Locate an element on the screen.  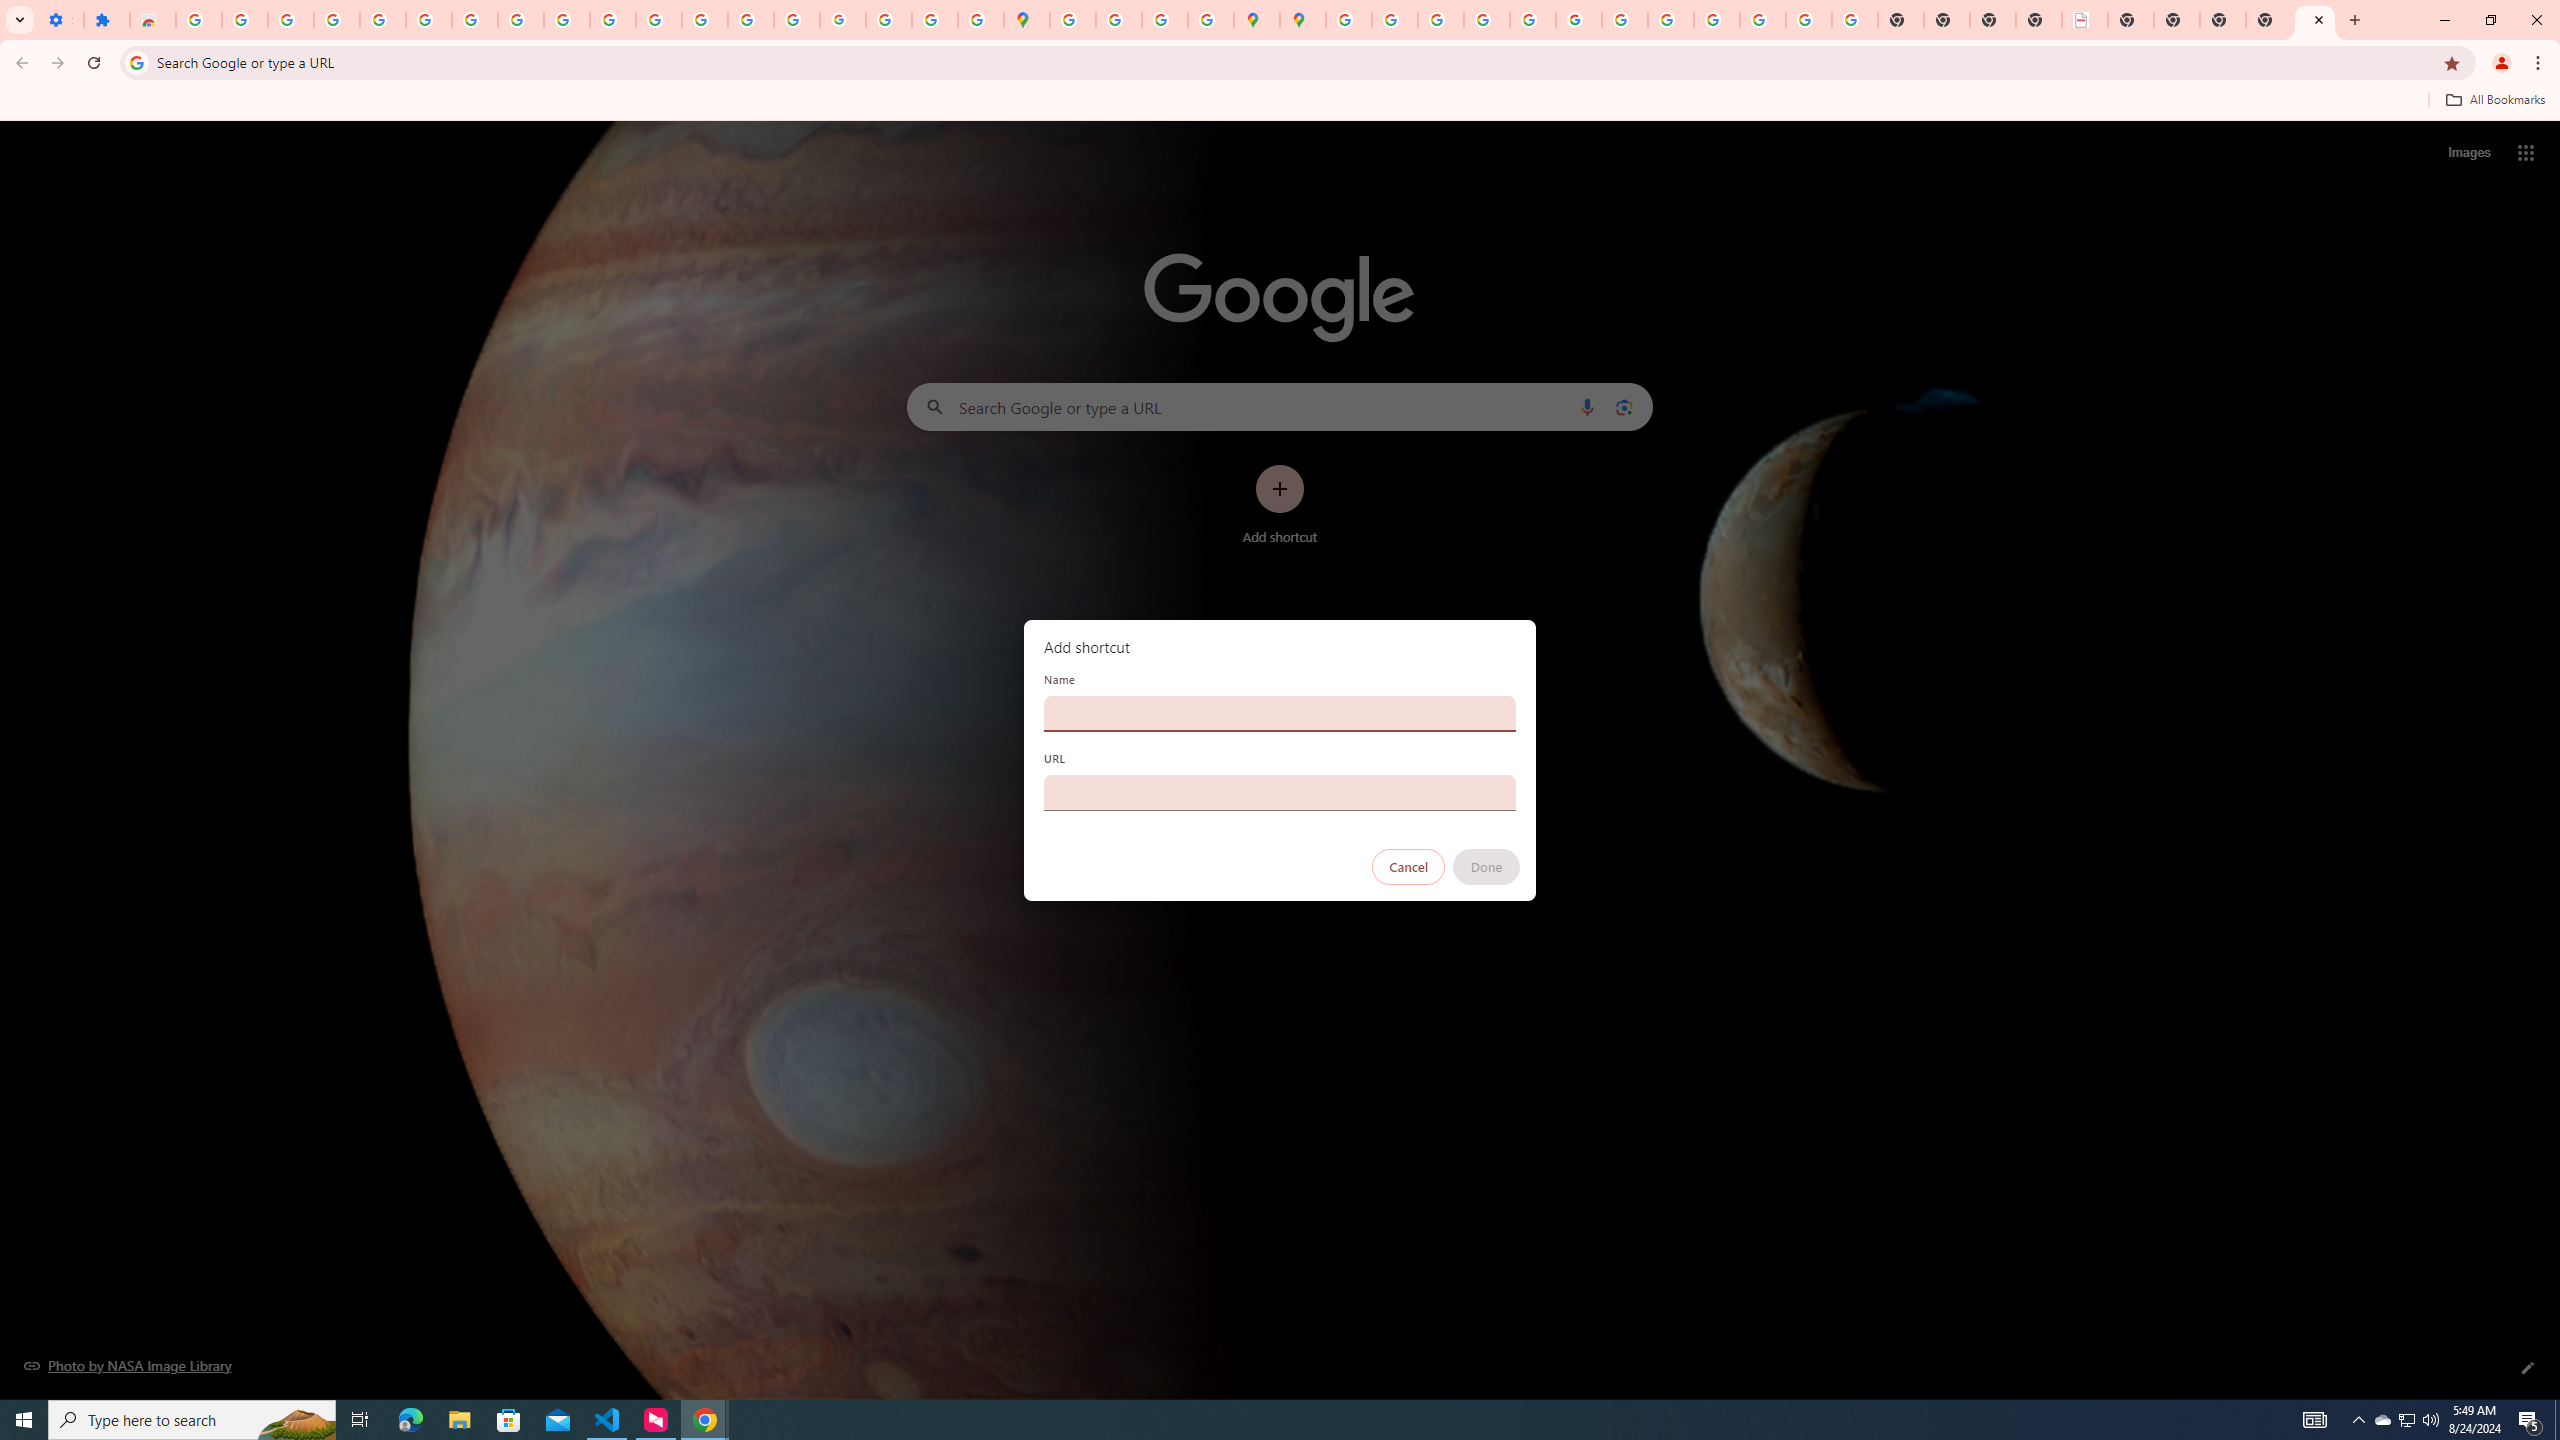
'Name' is located at coordinates (1280, 712).